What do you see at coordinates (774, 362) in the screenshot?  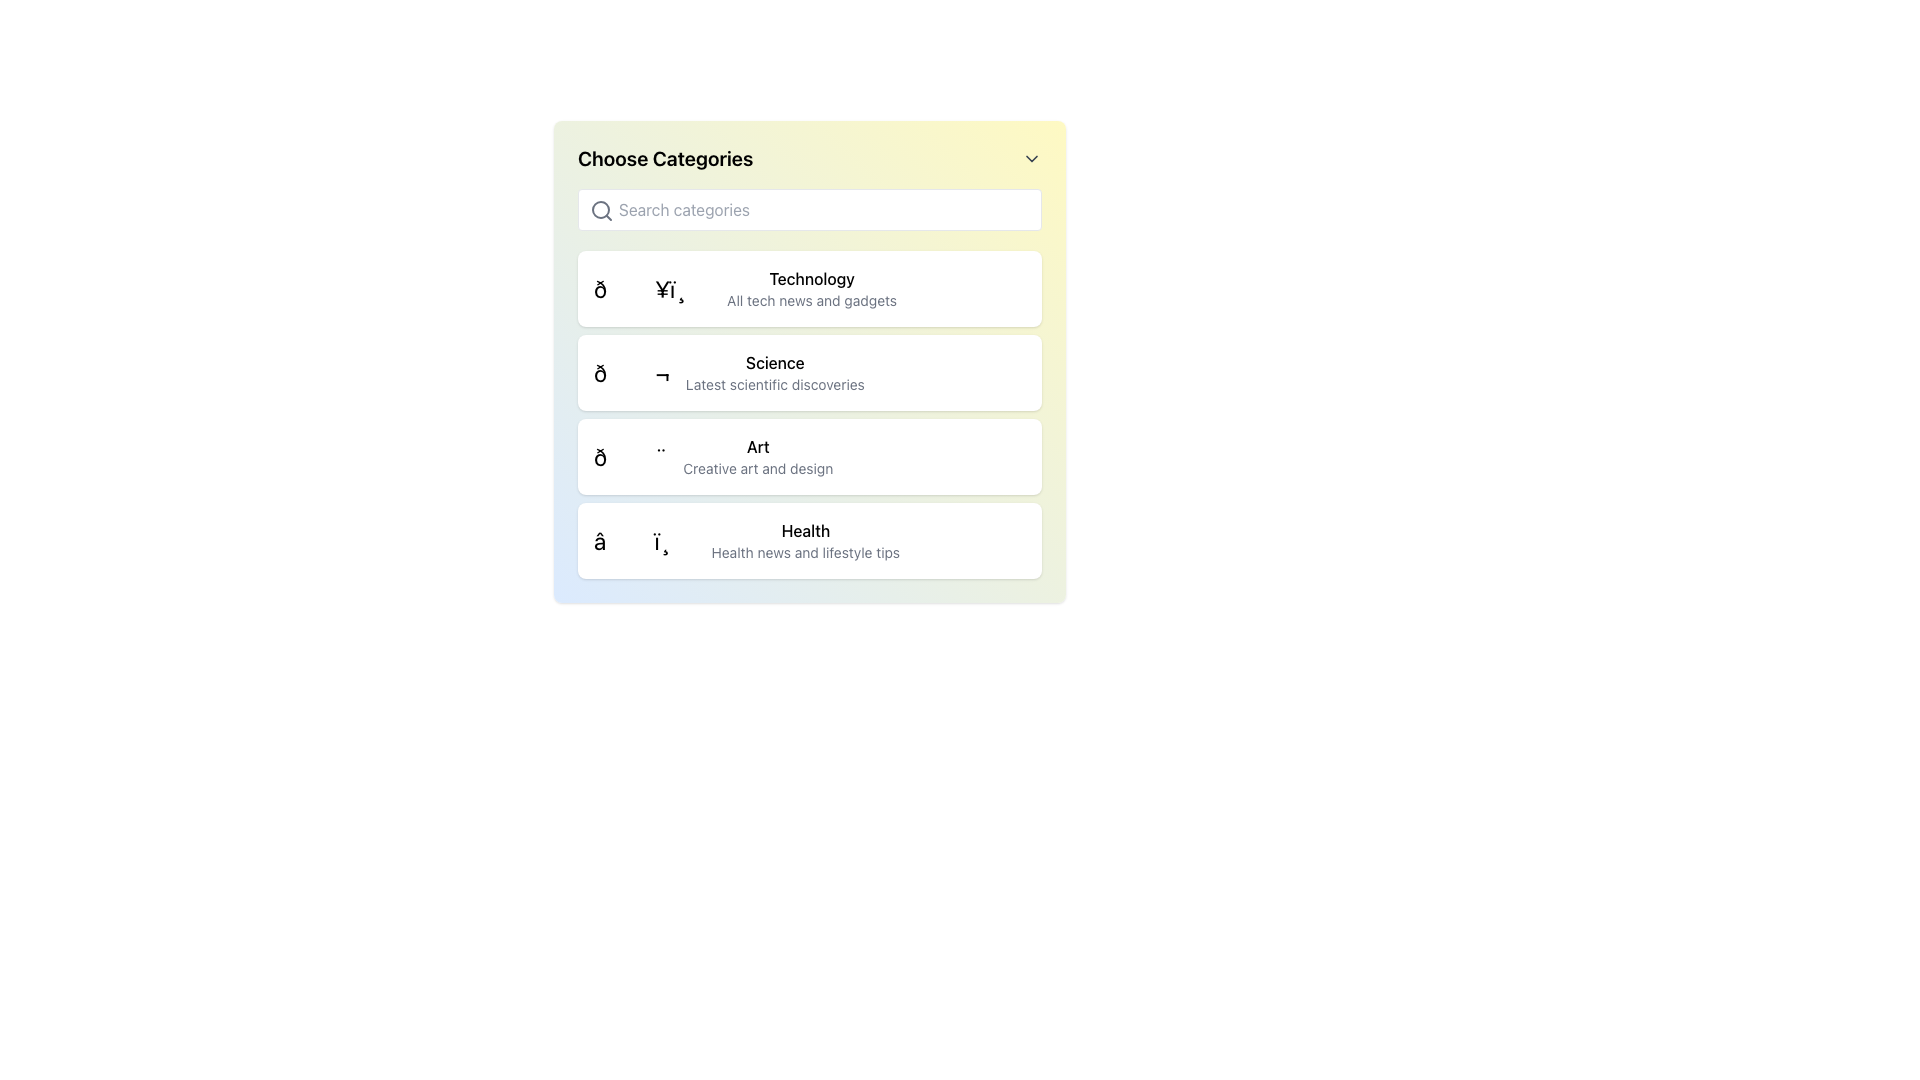 I see `the 'Science' Text Label, which is displayed in medium bold black text above the descriptor 'Latest scientific discoveries' within the second list item of the categories under 'Choose Categories'` at bounding box center [774, 362].